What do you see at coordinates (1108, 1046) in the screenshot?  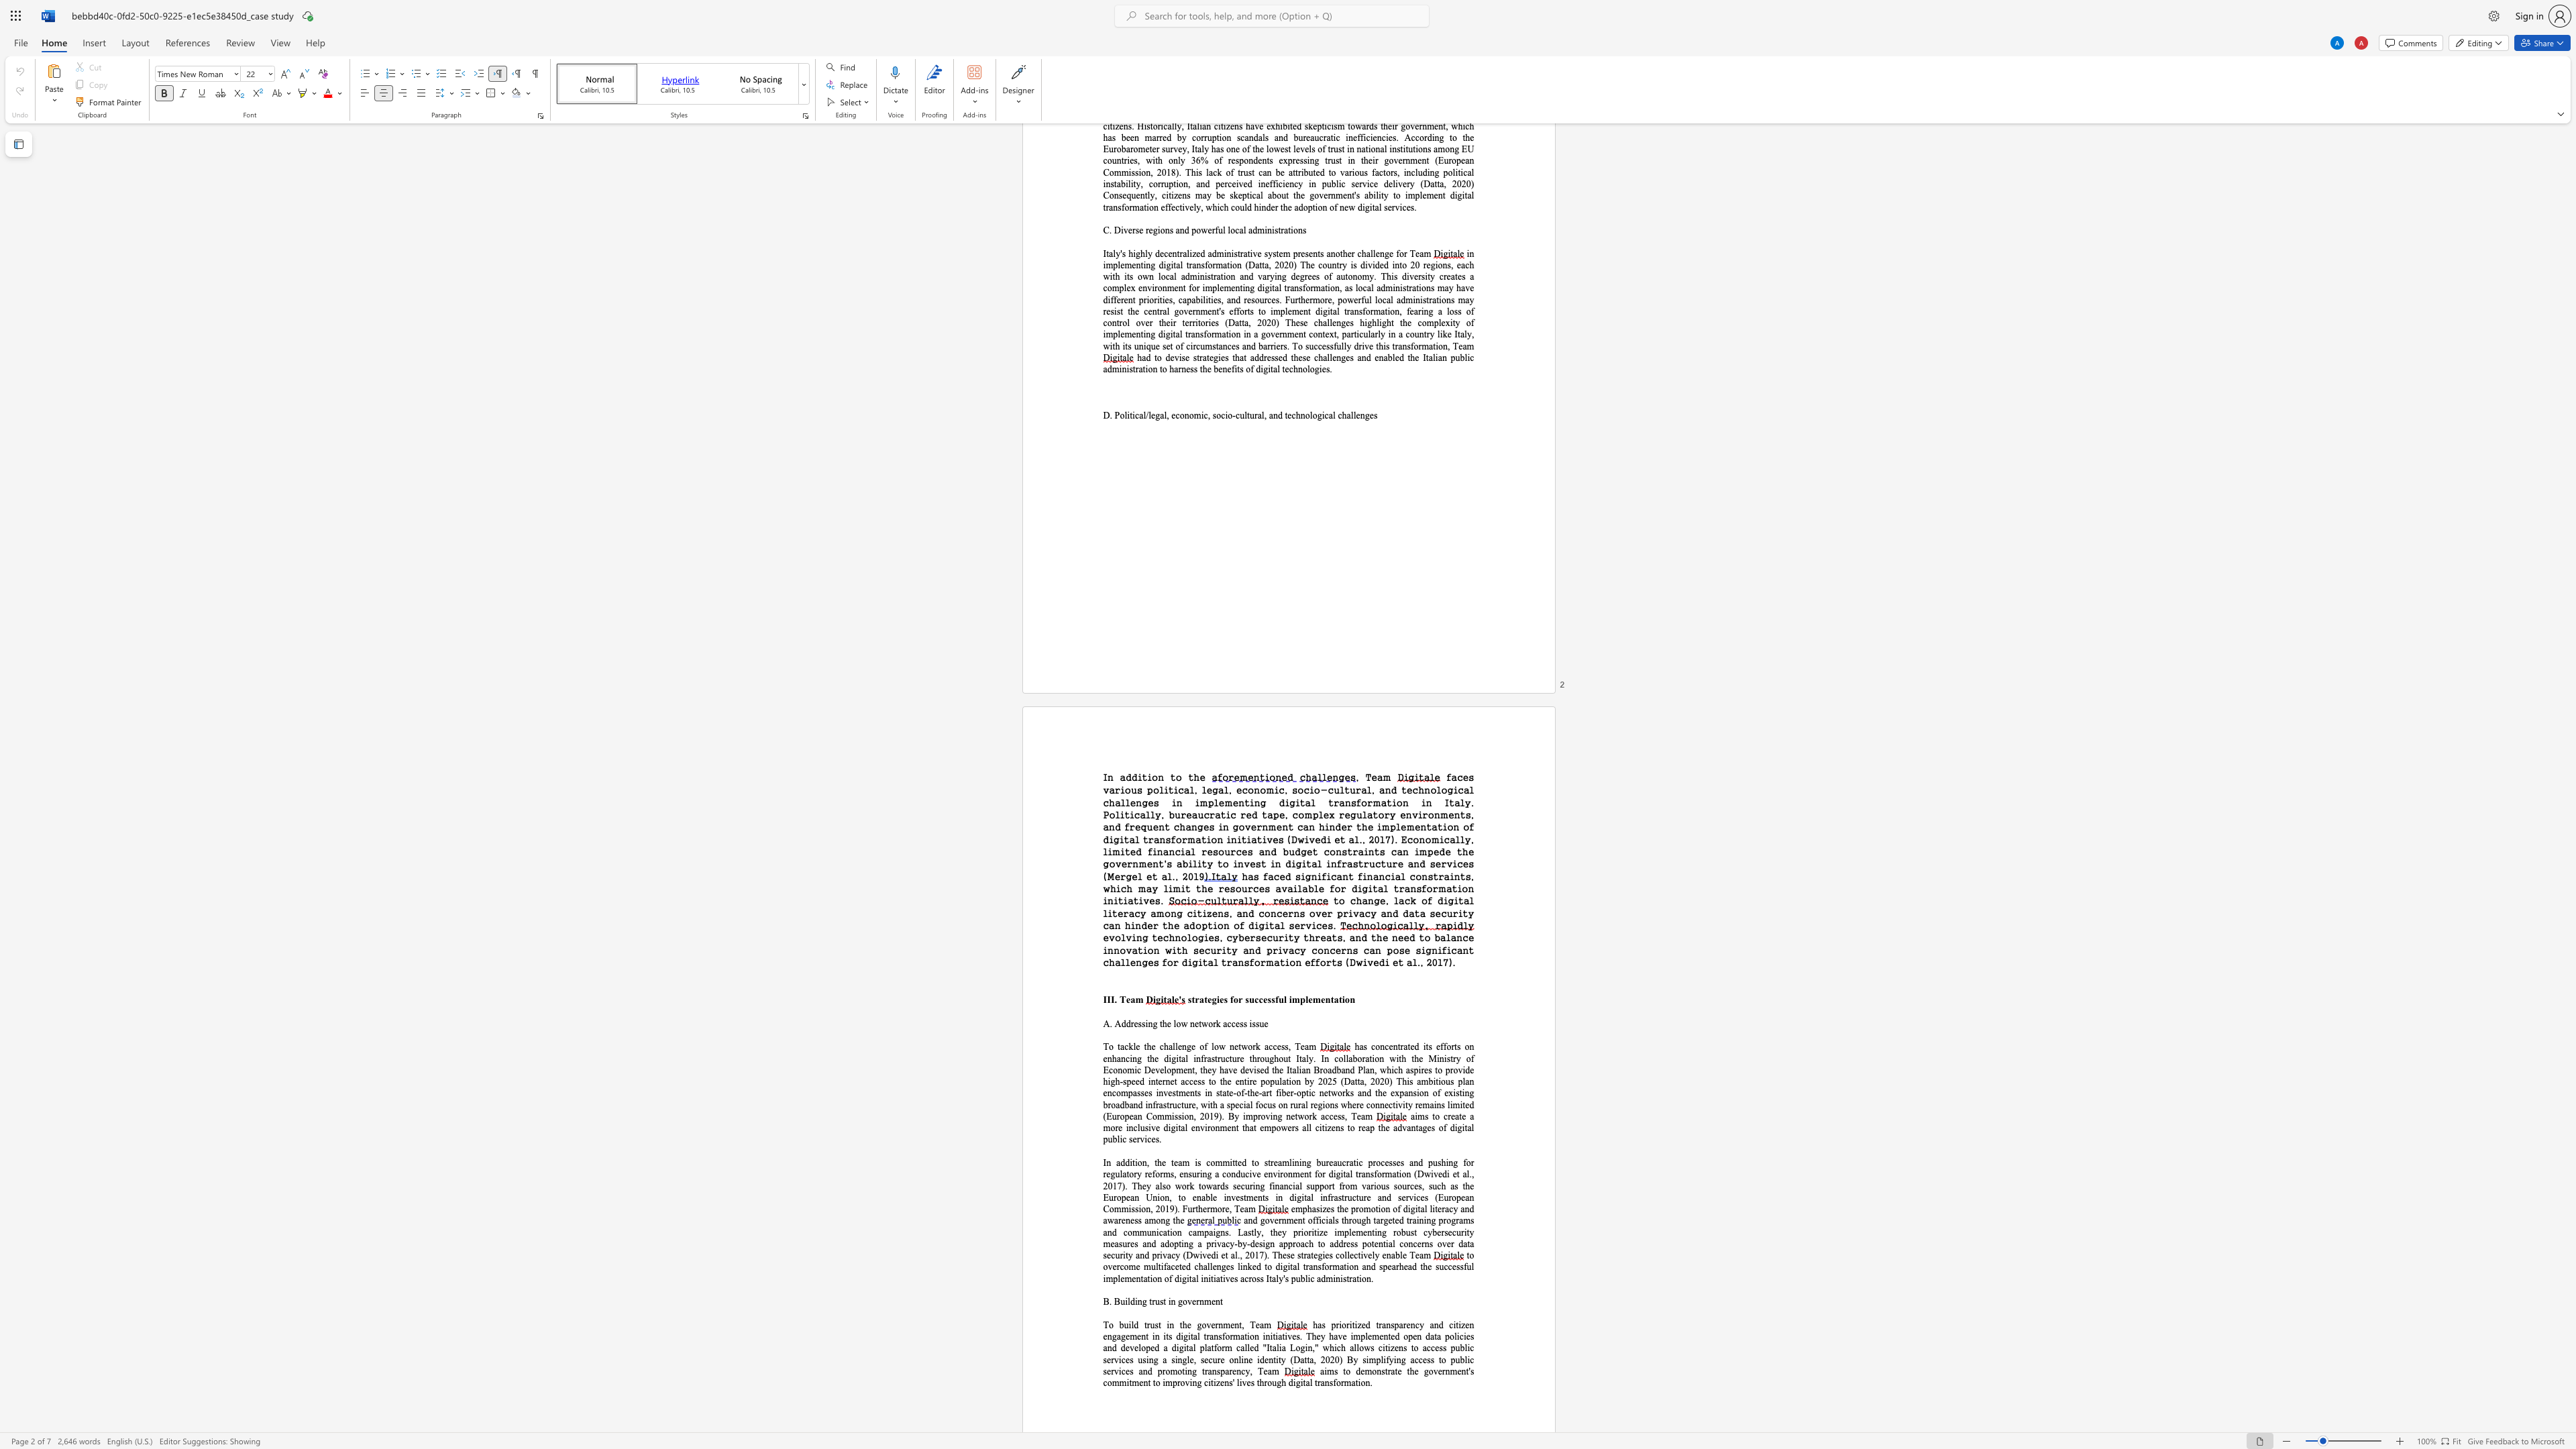 I see `the subset text "o tackle the challenge of l" within the text "To tackle the challenge of low network access, Team"` at bounding box center [1108, 1046].